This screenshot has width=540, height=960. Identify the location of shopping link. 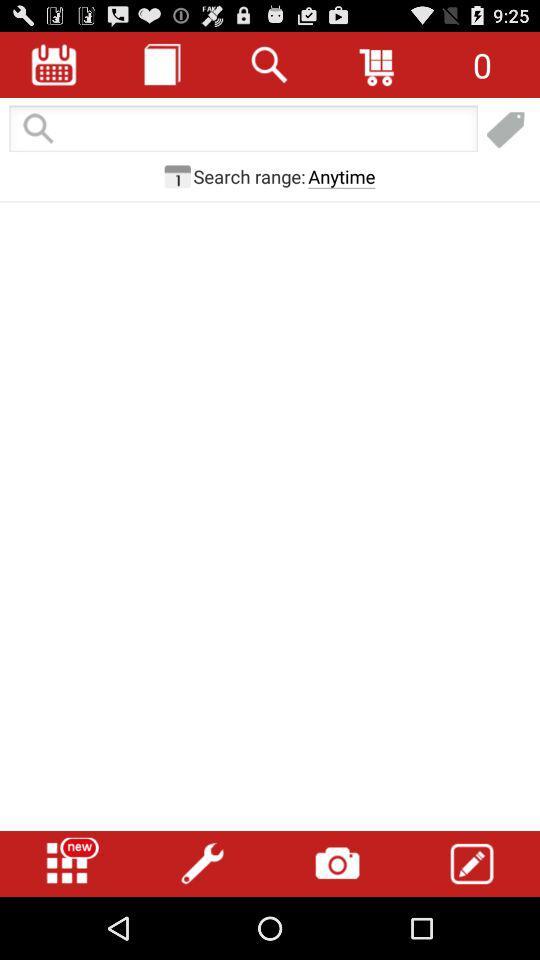
(505, 129).